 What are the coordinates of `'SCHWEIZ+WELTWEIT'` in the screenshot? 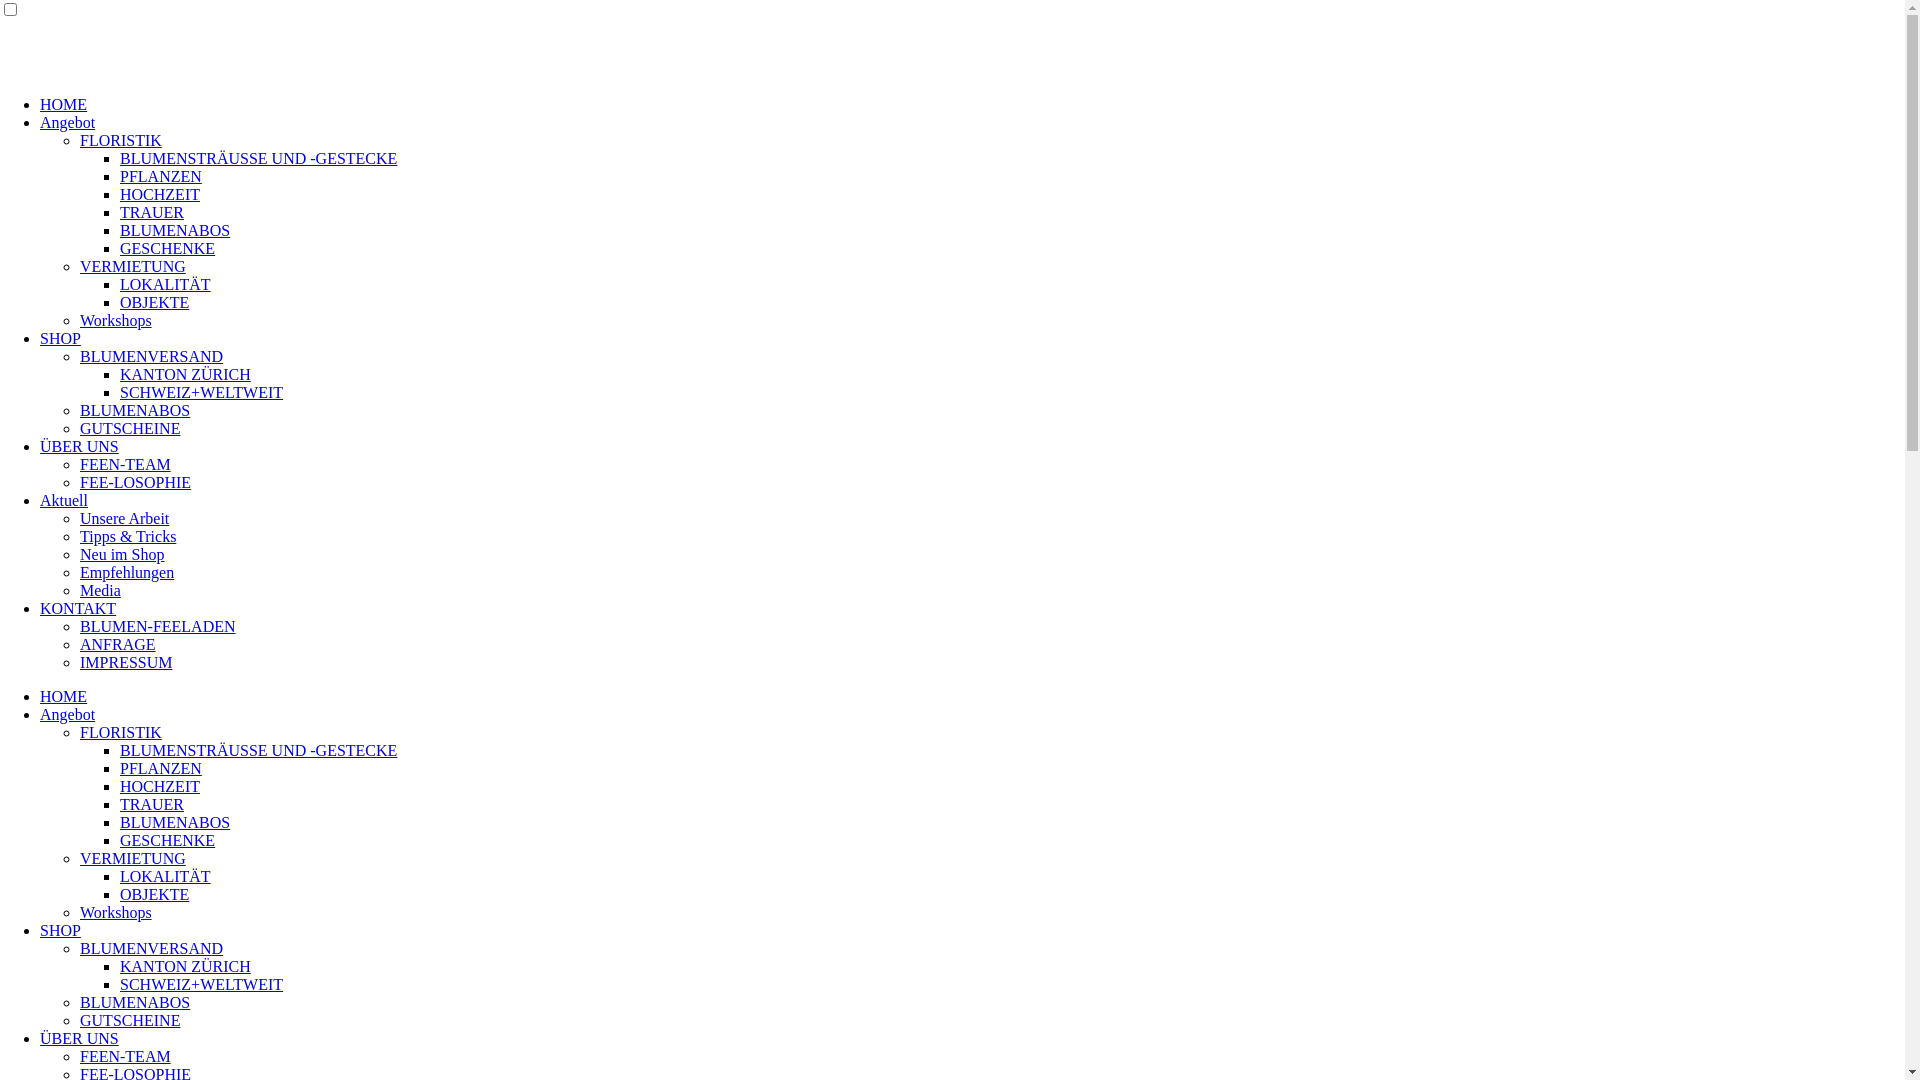 It's located at (201, 983).